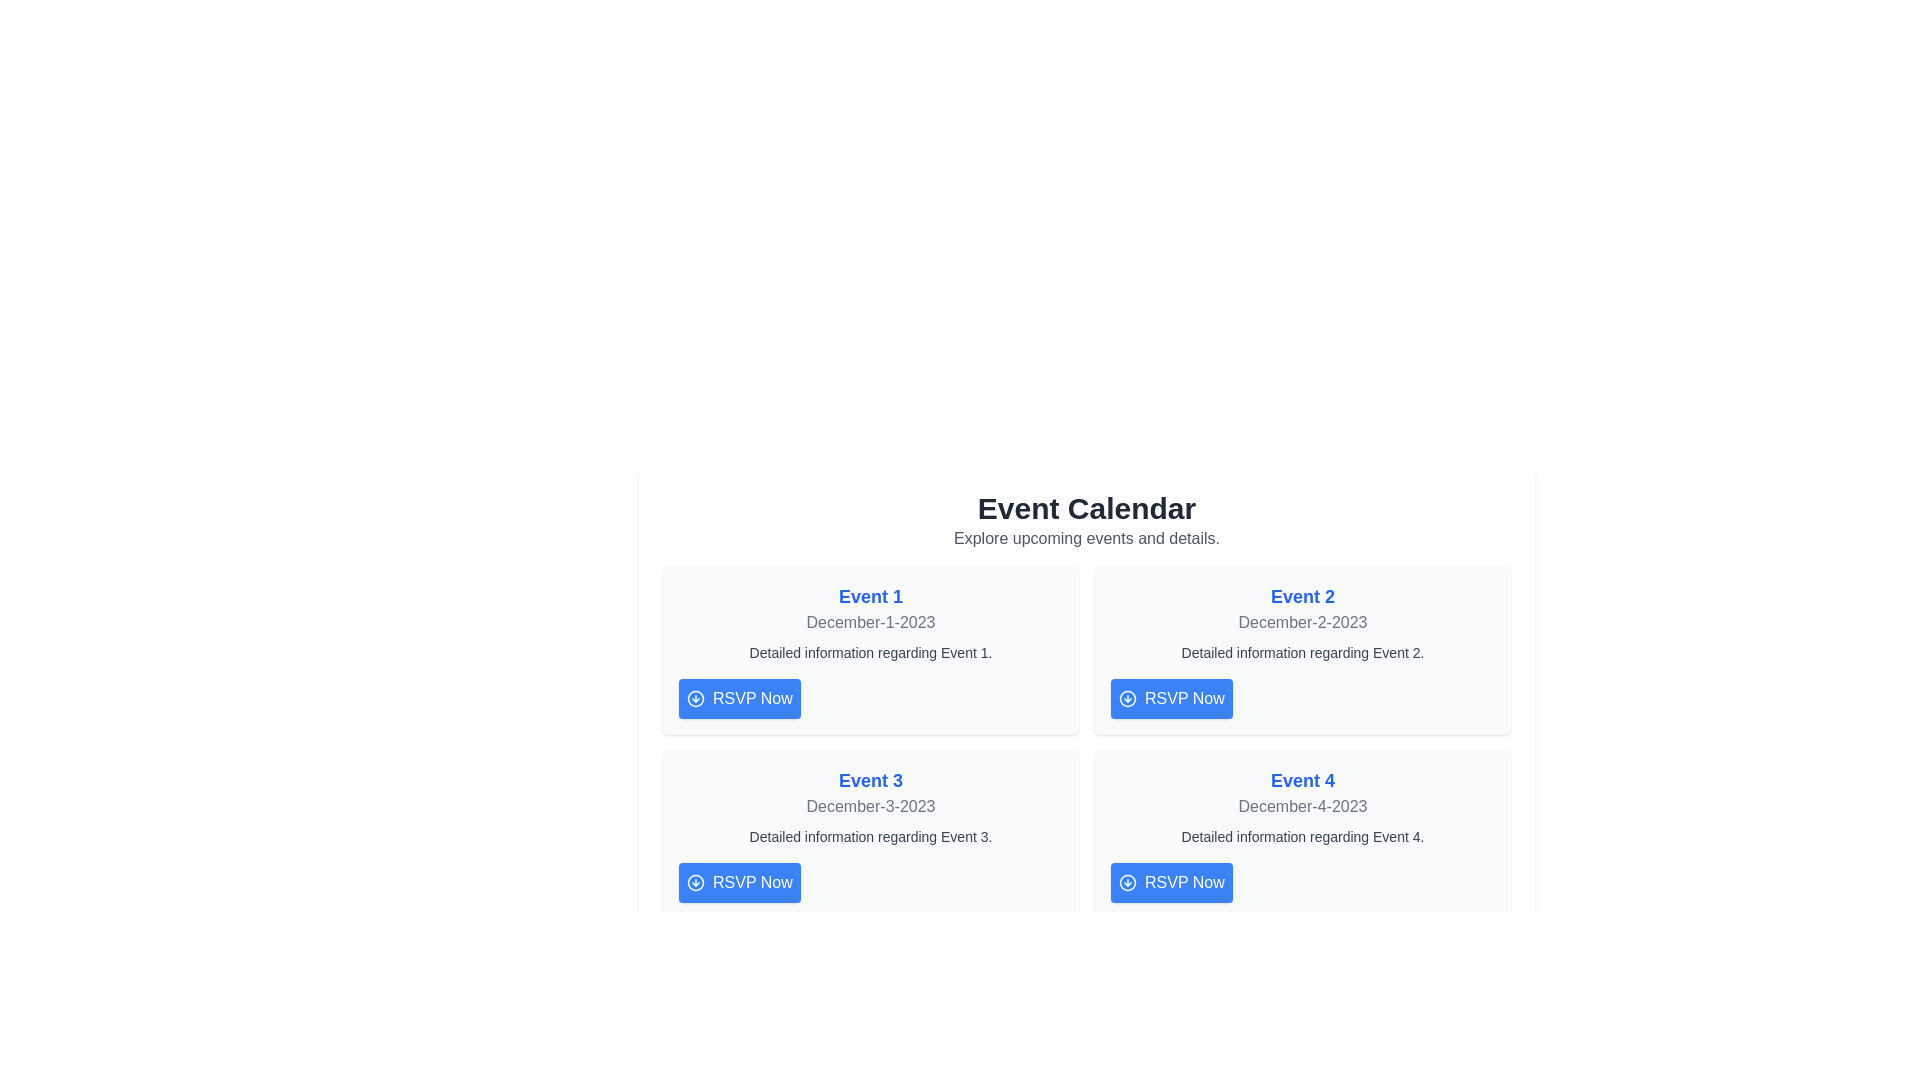 This screenshot has height=1080, width=1920. Describe the element at coordinates (1302, 596) in the screenshot. I see `text label that serves as the title for the event, located at the top center of the rectangular card` at that location.